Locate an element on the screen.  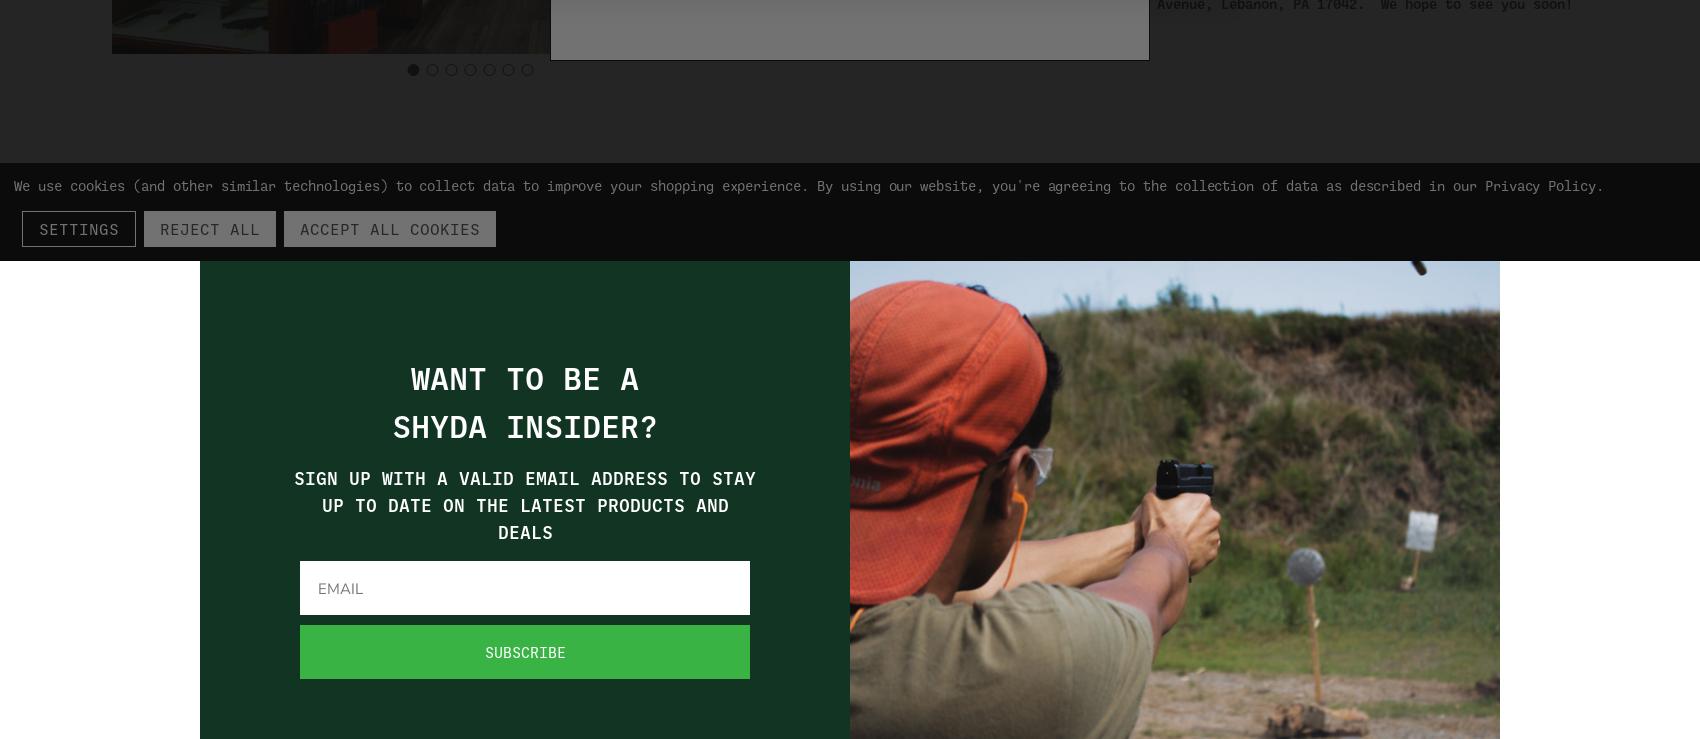
'By using our website, you're agreeing to the collection of data as described in our' is located at coordinates (1150, 184).